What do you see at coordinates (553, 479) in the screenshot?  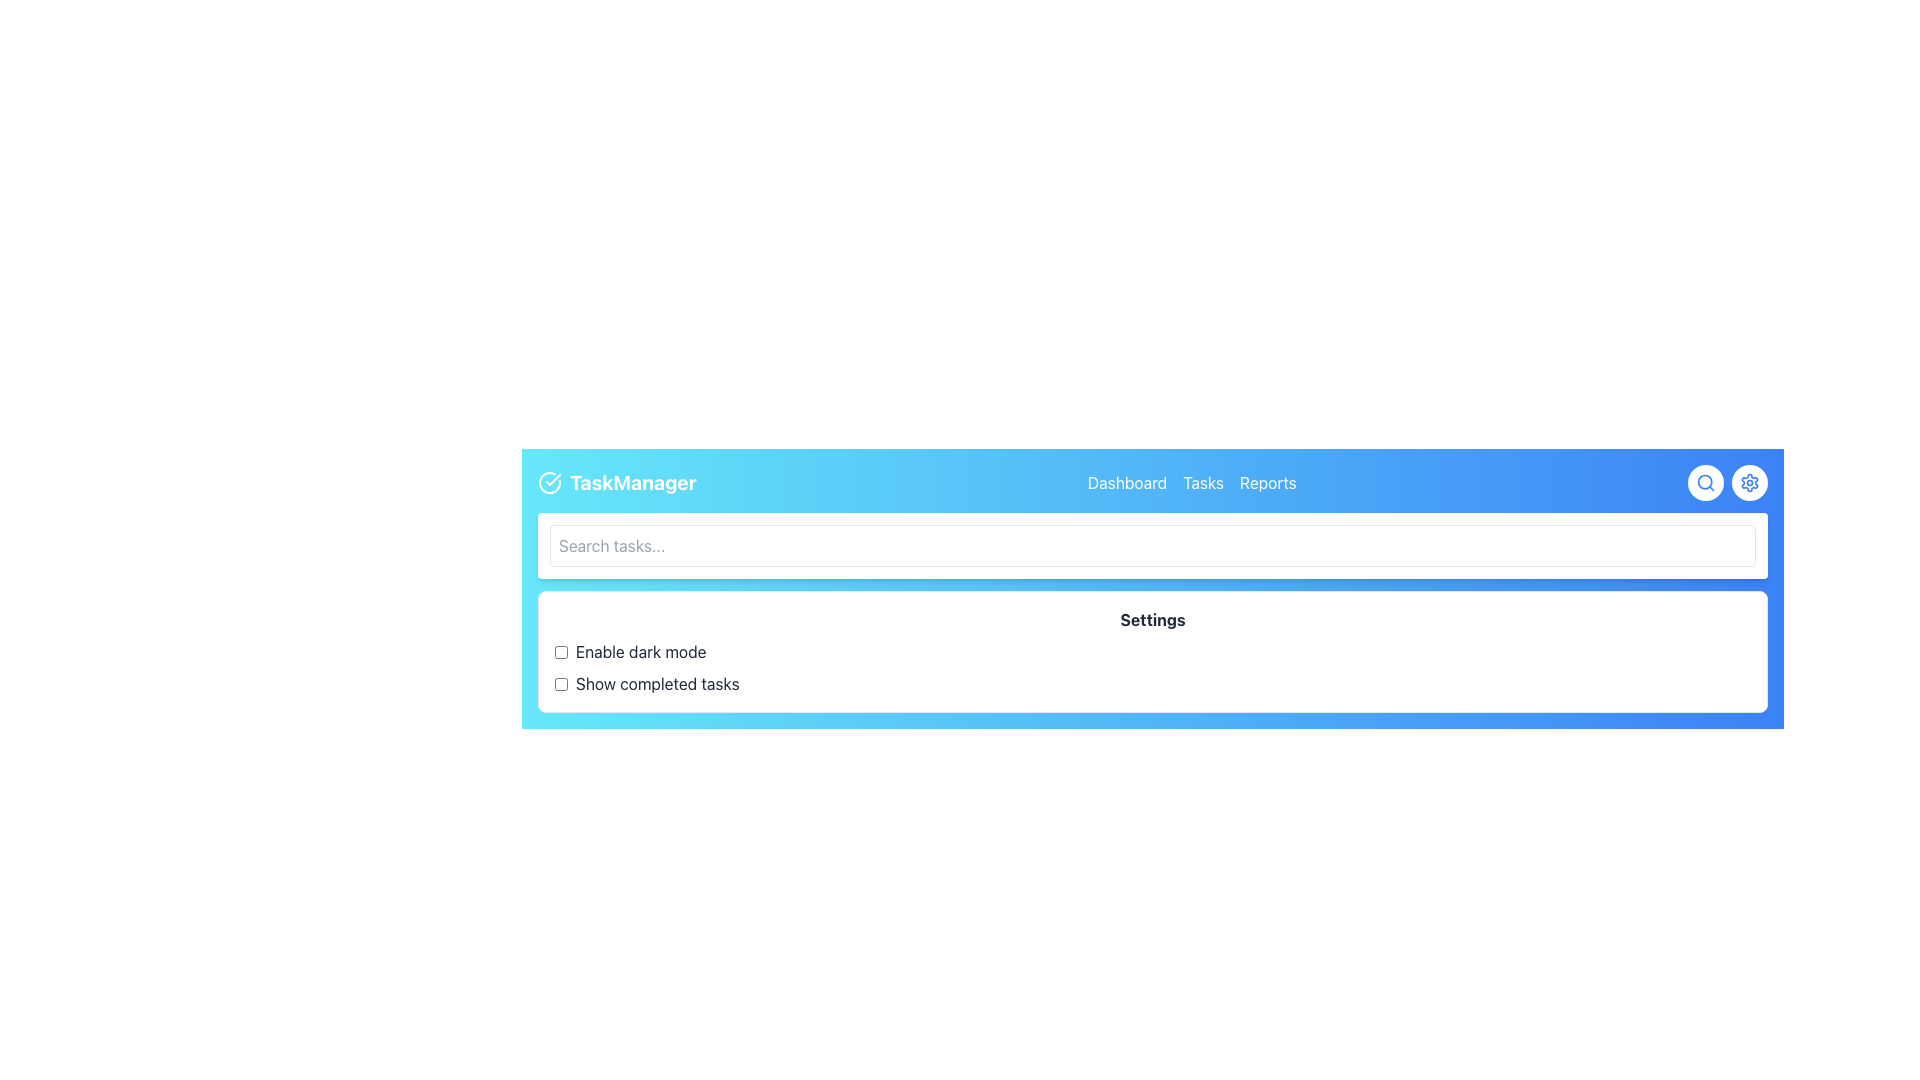 I see `the checkmark icon inside the circular confirmation icon, which indicates success` at bounding box center [553, 479].